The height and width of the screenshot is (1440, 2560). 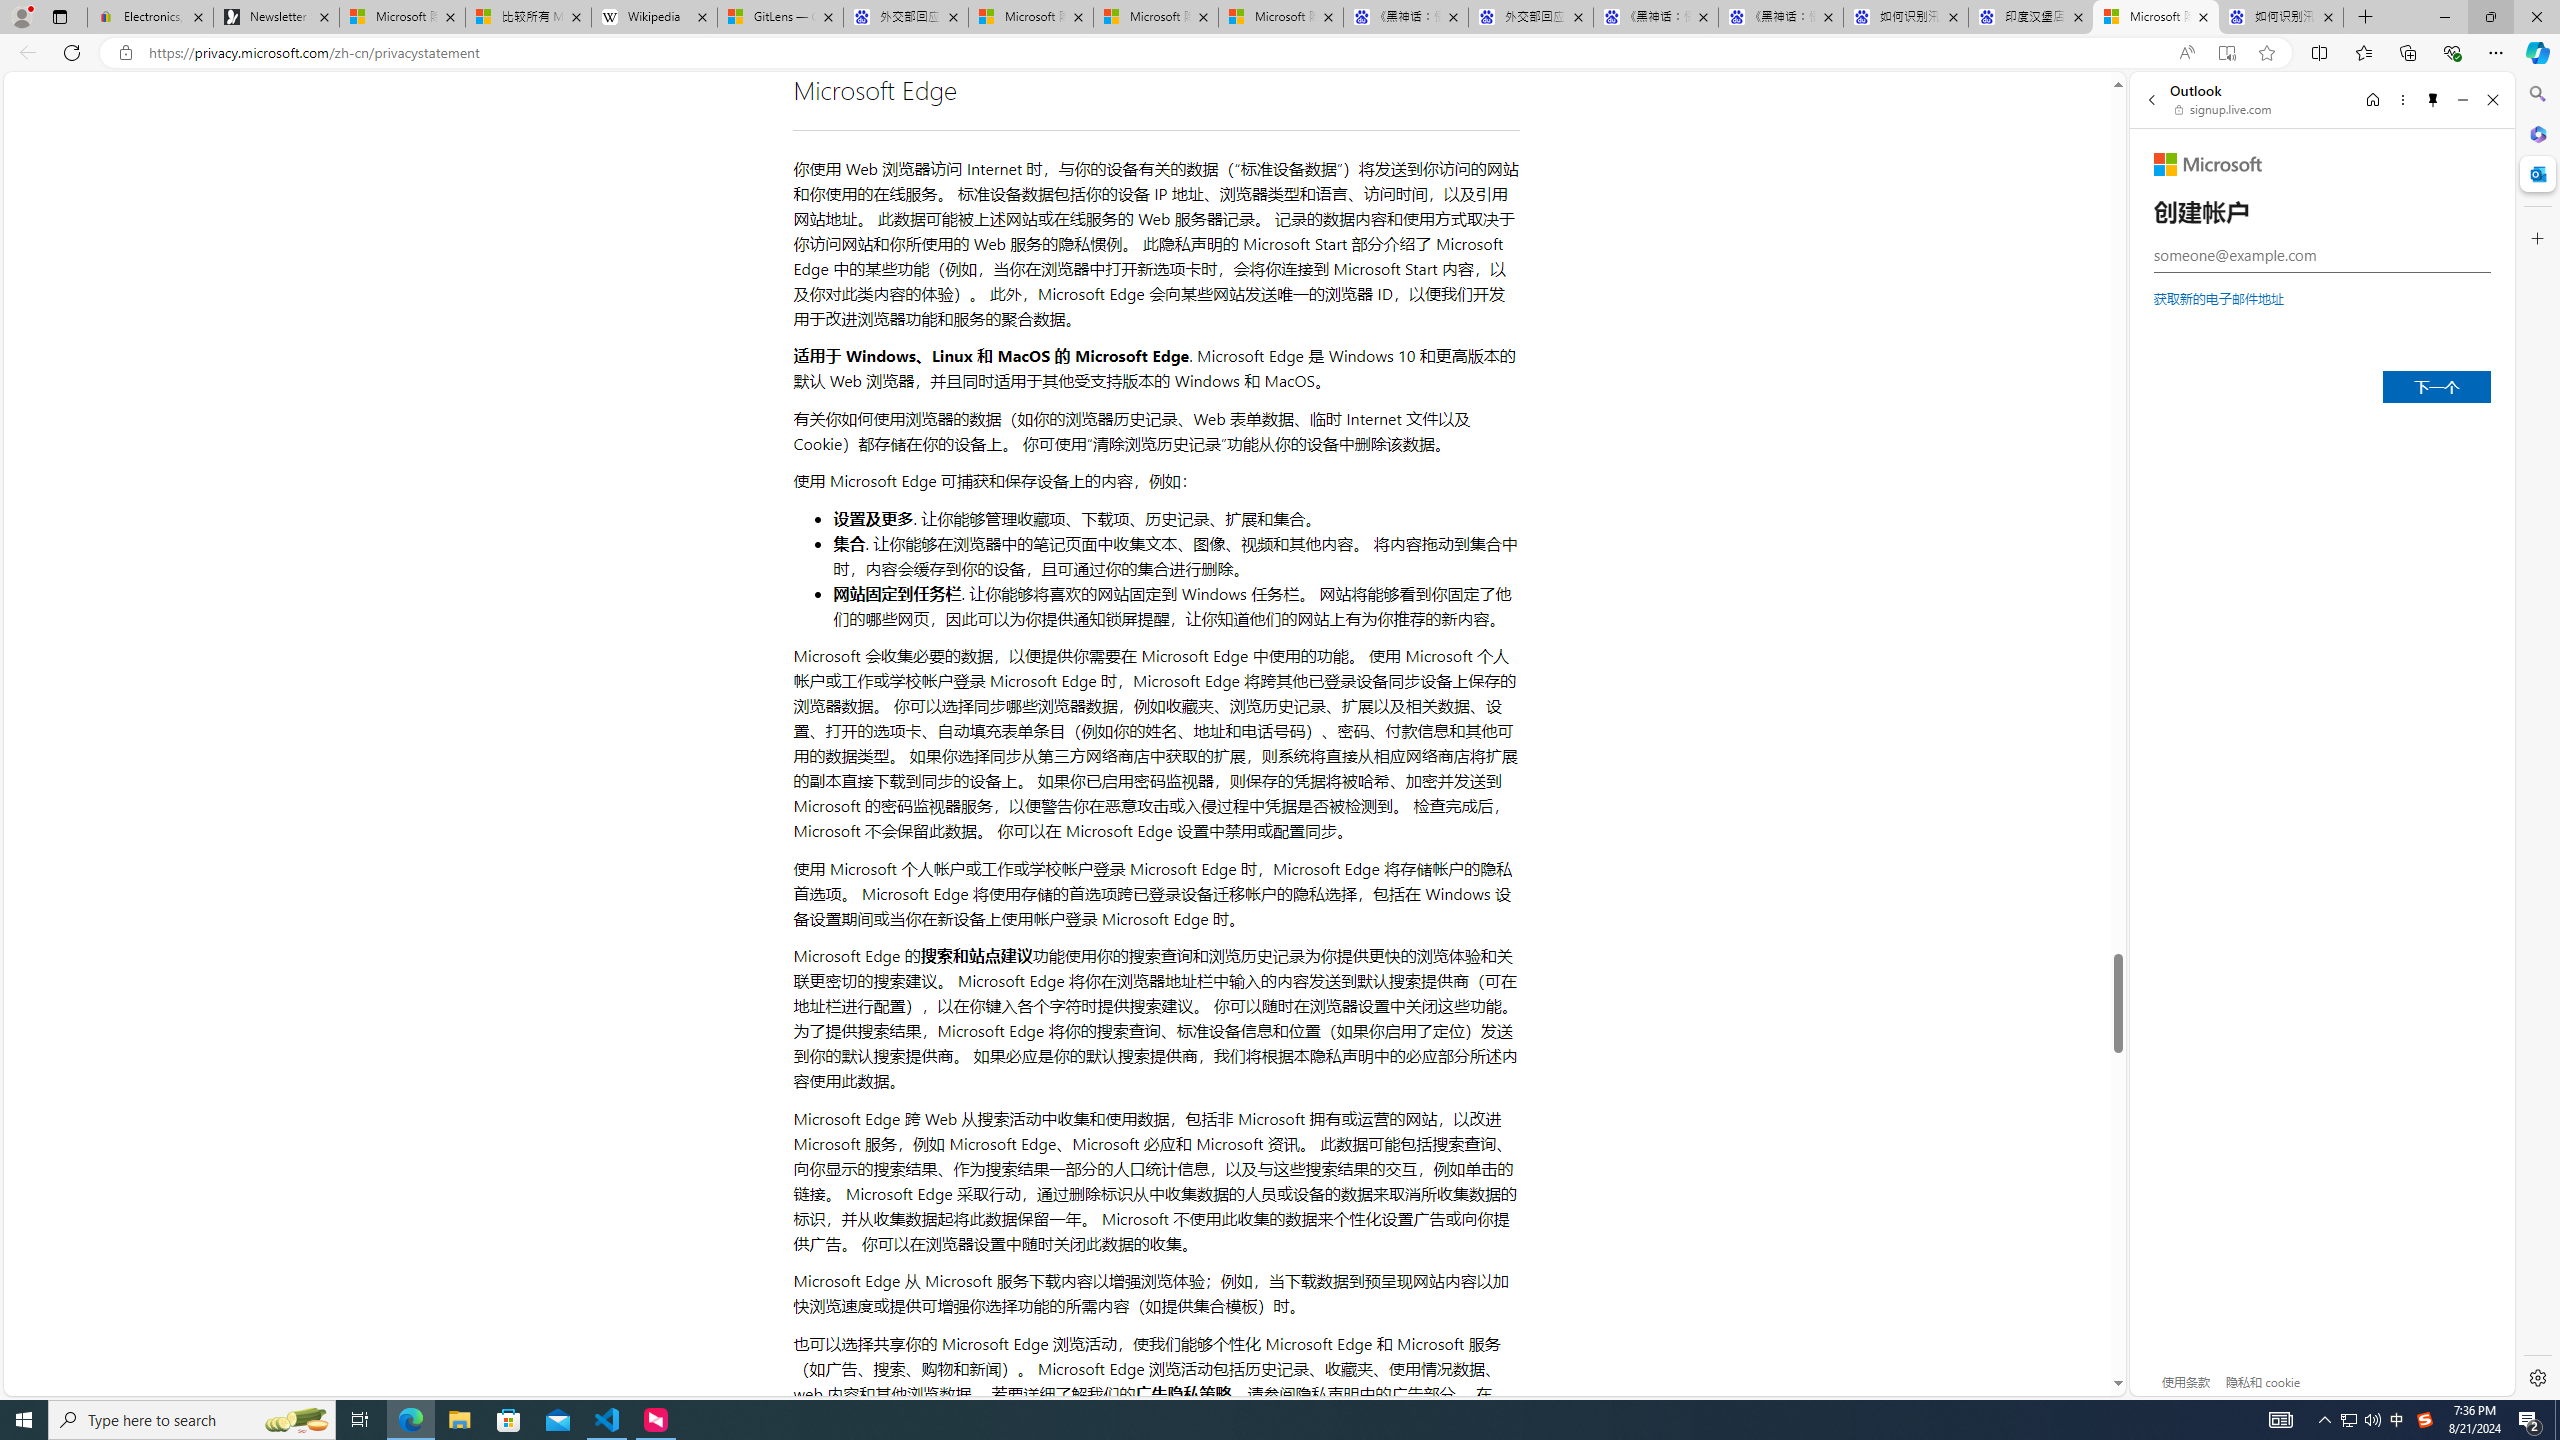 I want to click on 'Minimize', so click(x=2463, y=99).